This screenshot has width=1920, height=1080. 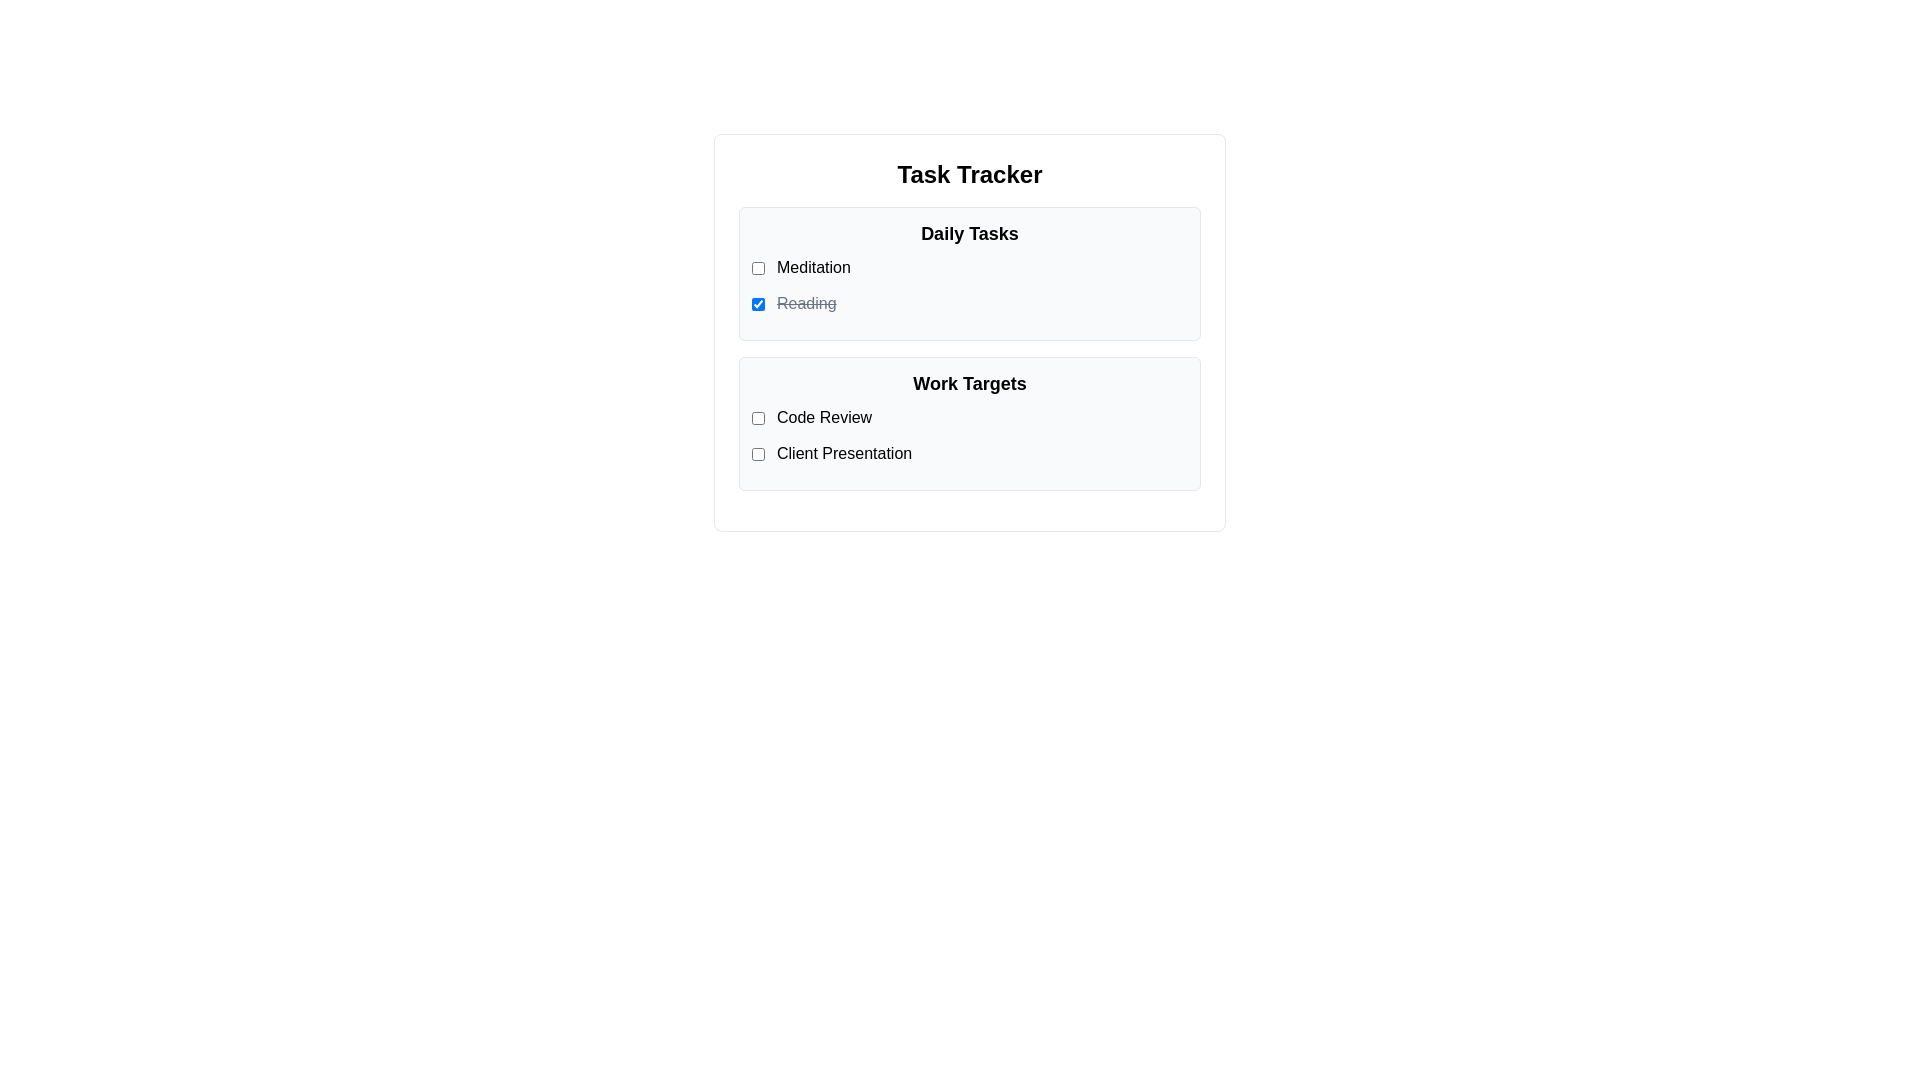 I want to click on the textual label displaying 'Code Review' that is located in the lower-right panel titled 'Work Targets', beneath the main header 'Task Tracker', so click(x=824, y=416).